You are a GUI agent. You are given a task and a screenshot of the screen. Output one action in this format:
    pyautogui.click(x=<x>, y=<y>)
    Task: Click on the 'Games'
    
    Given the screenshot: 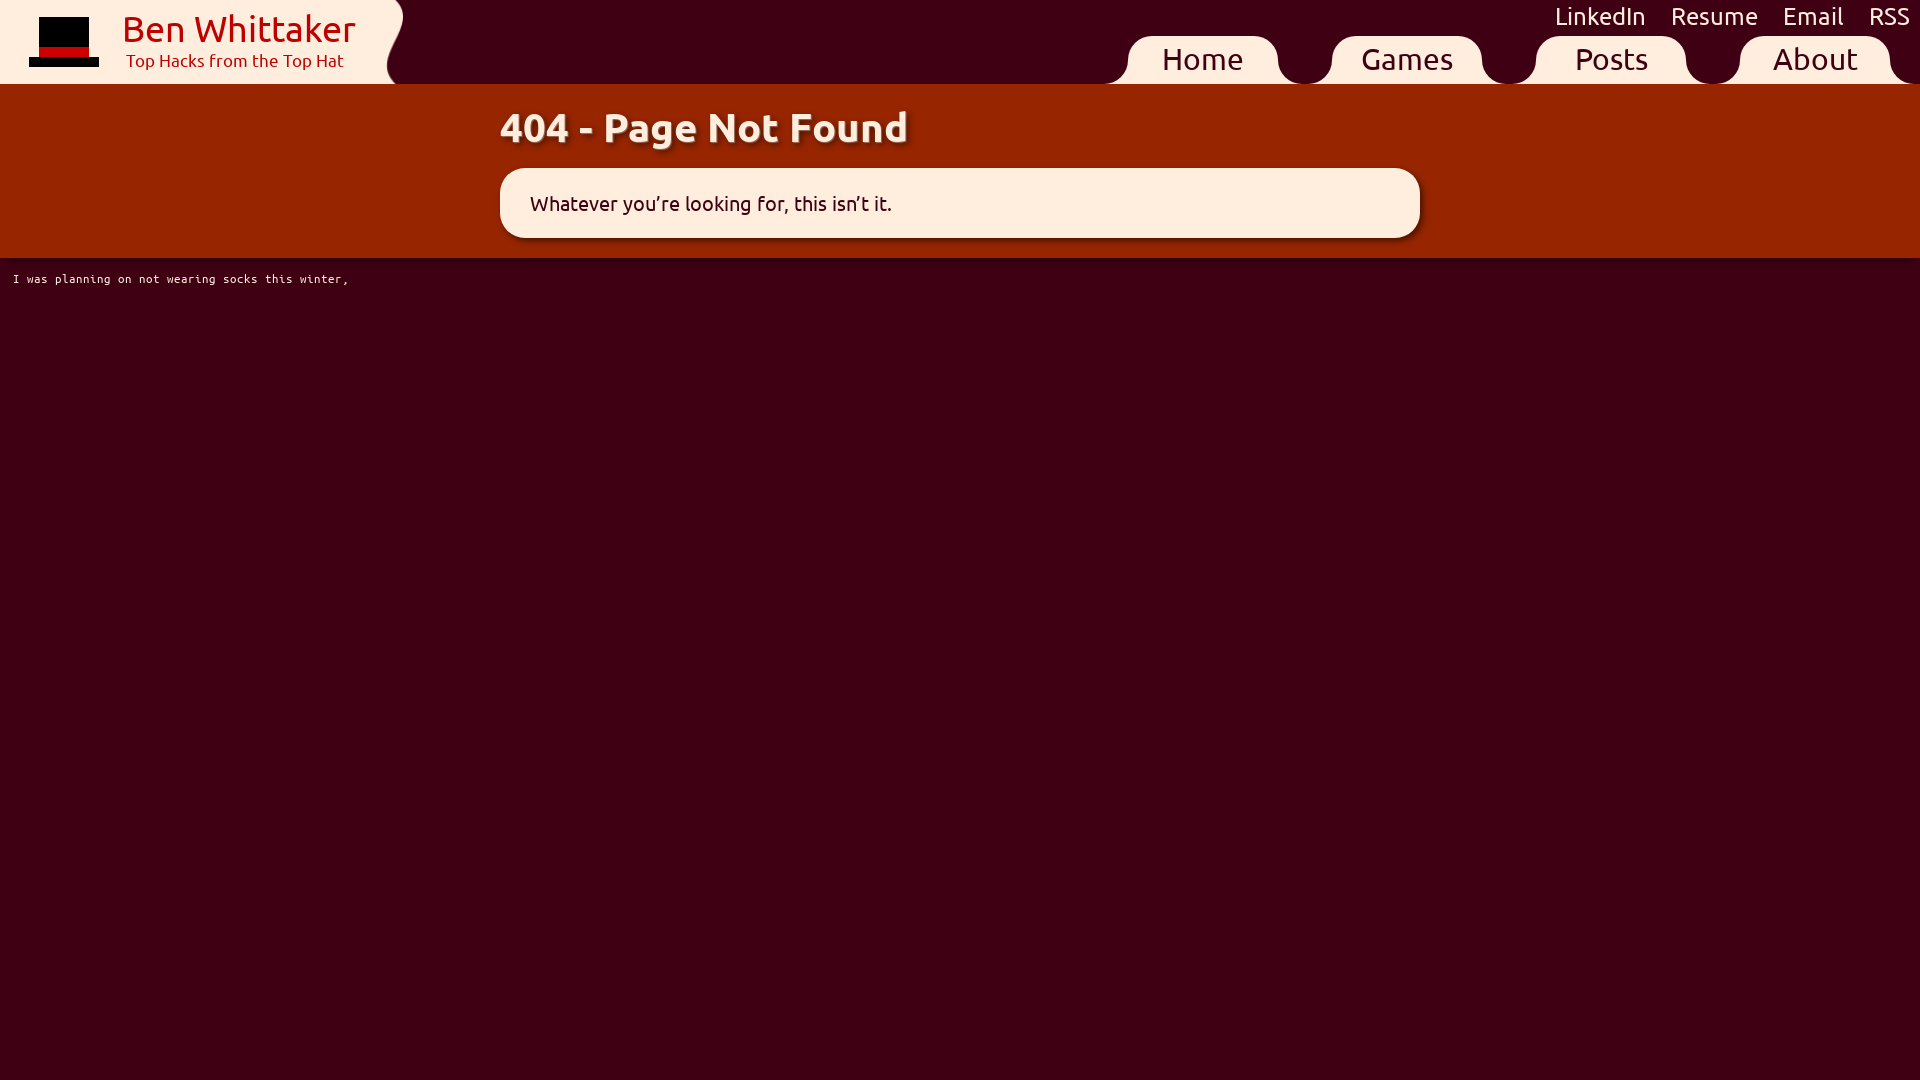 What is the action you would take?
    pyautogui.click(x=1405, y=59)
    